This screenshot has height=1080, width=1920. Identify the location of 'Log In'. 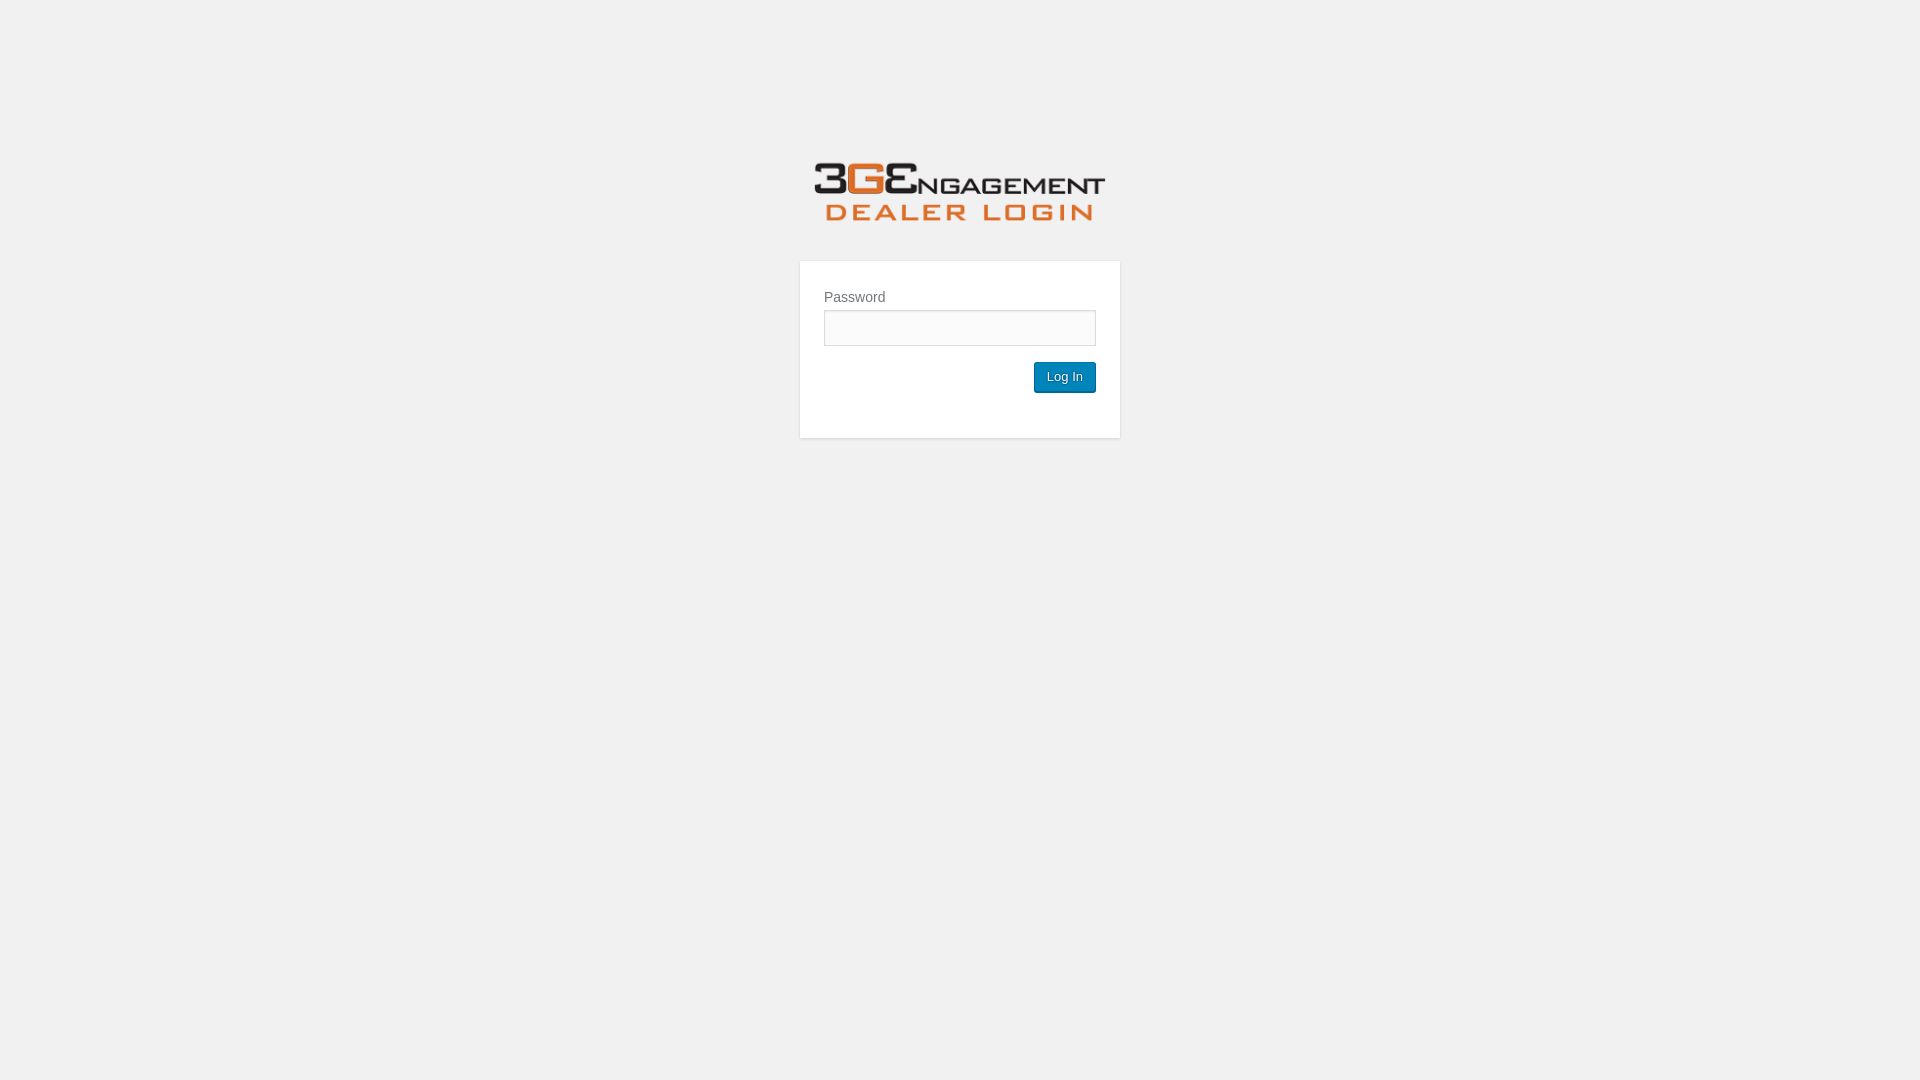
(1064, 377).